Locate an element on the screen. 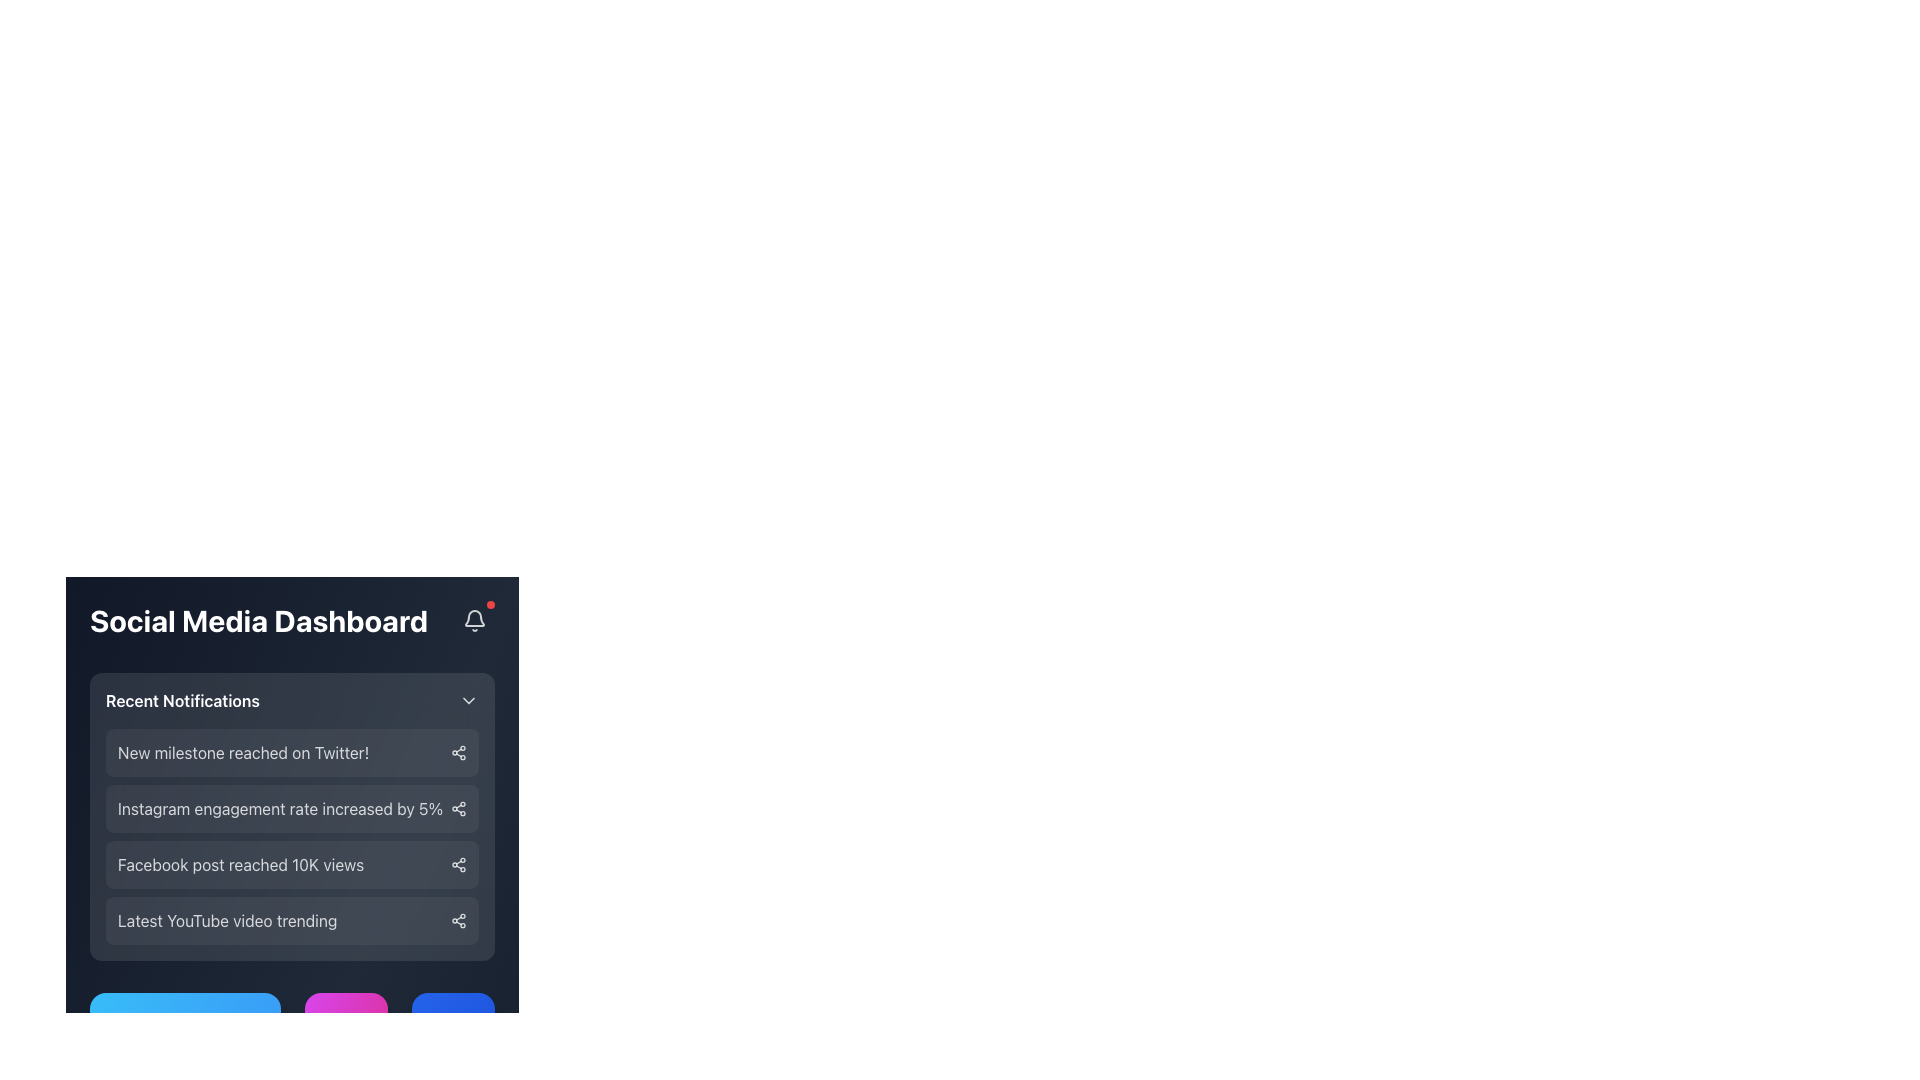  notification text displayed on the third Notification card in the Recent Notifications section, indicating the achievement of 10K views on a Facebook post is located at coordinates (291, 863).